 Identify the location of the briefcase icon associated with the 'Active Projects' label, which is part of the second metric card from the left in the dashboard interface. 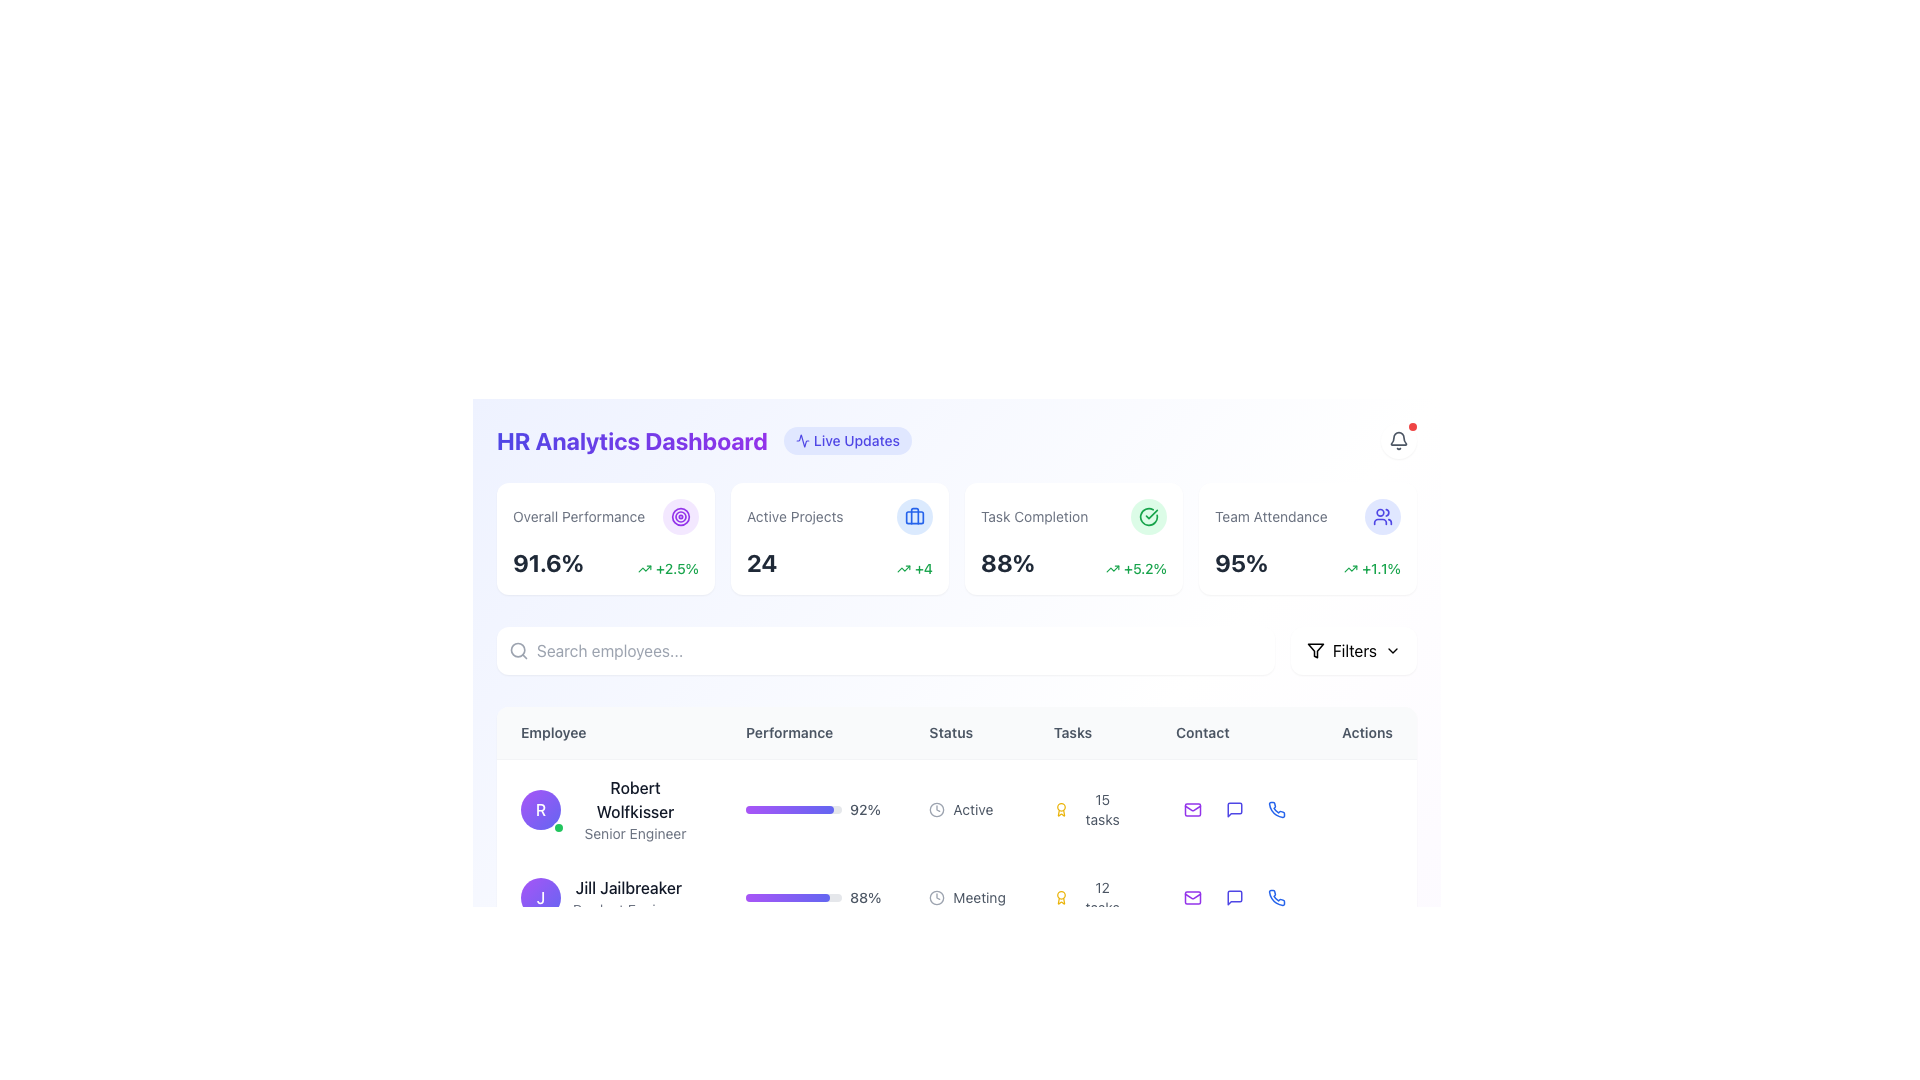
(840, 515).